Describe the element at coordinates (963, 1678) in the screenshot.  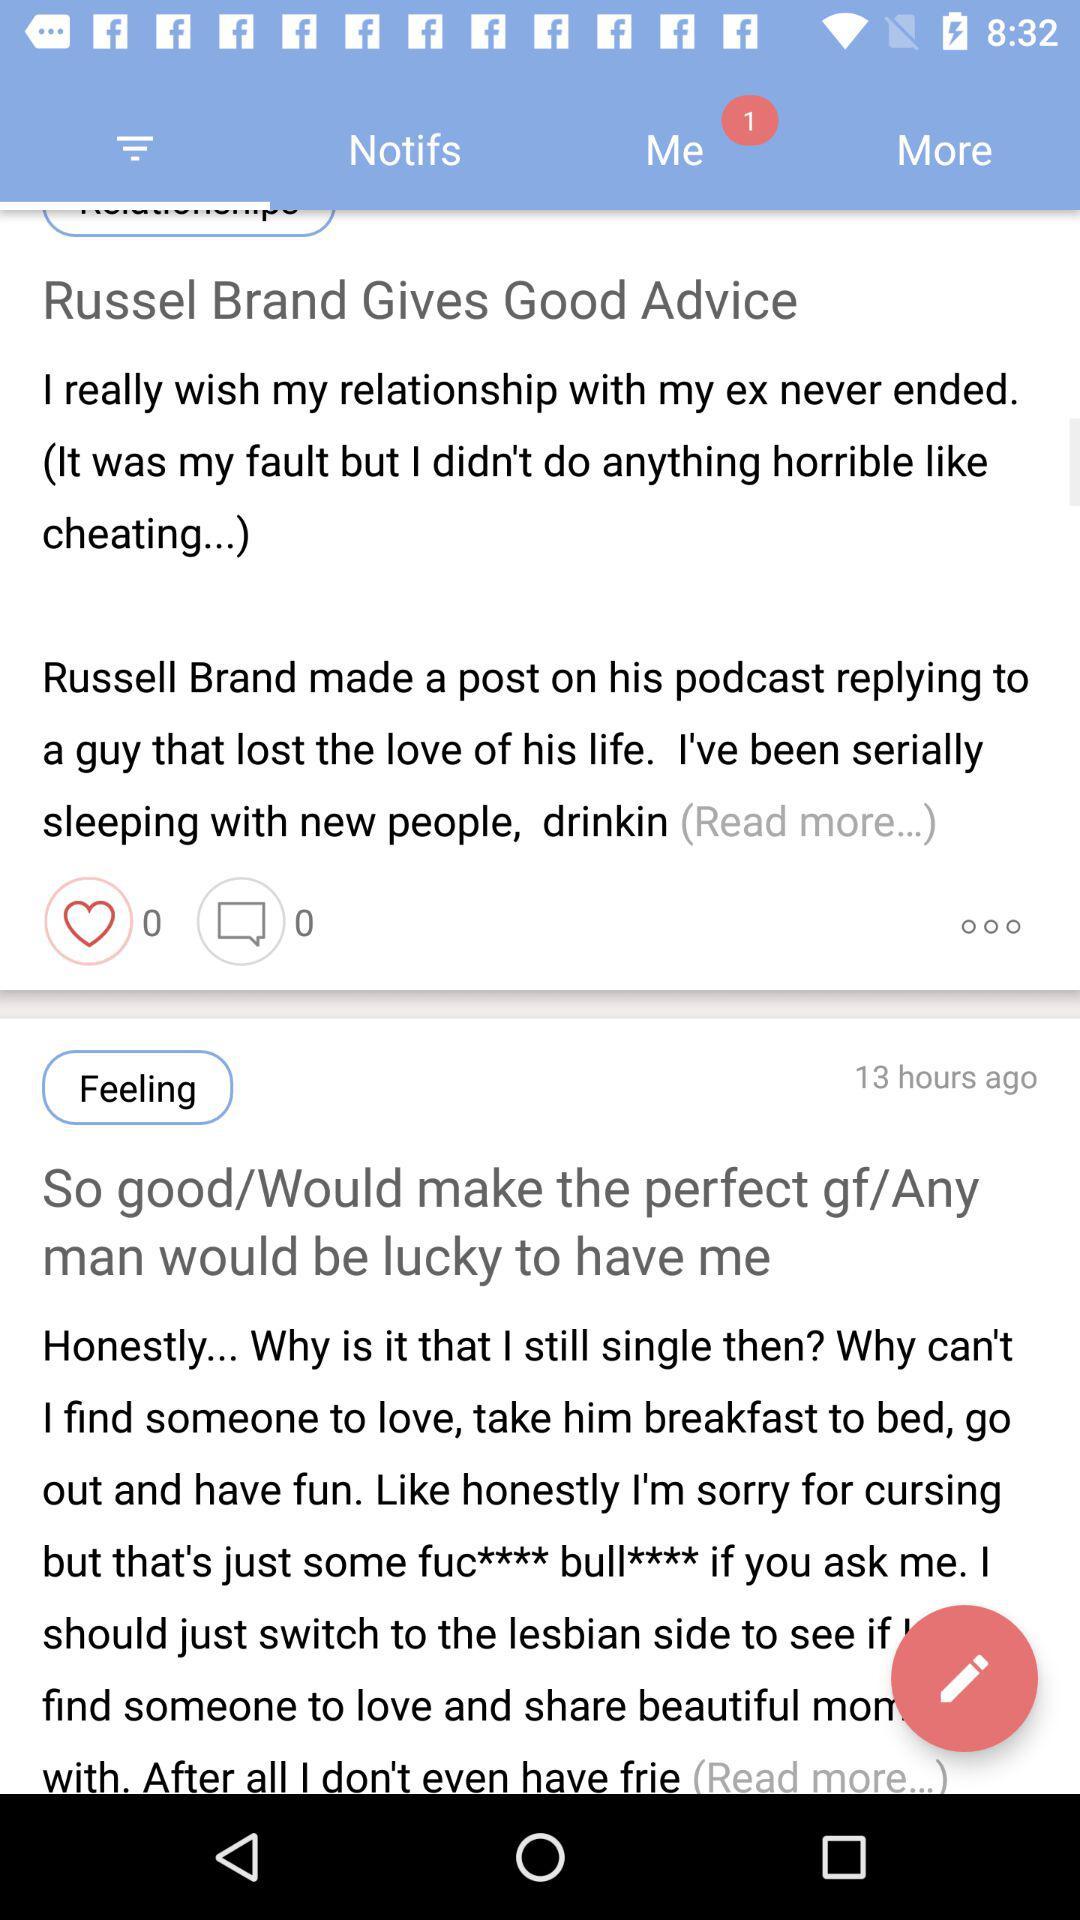
I see `the edit icon` at that location.